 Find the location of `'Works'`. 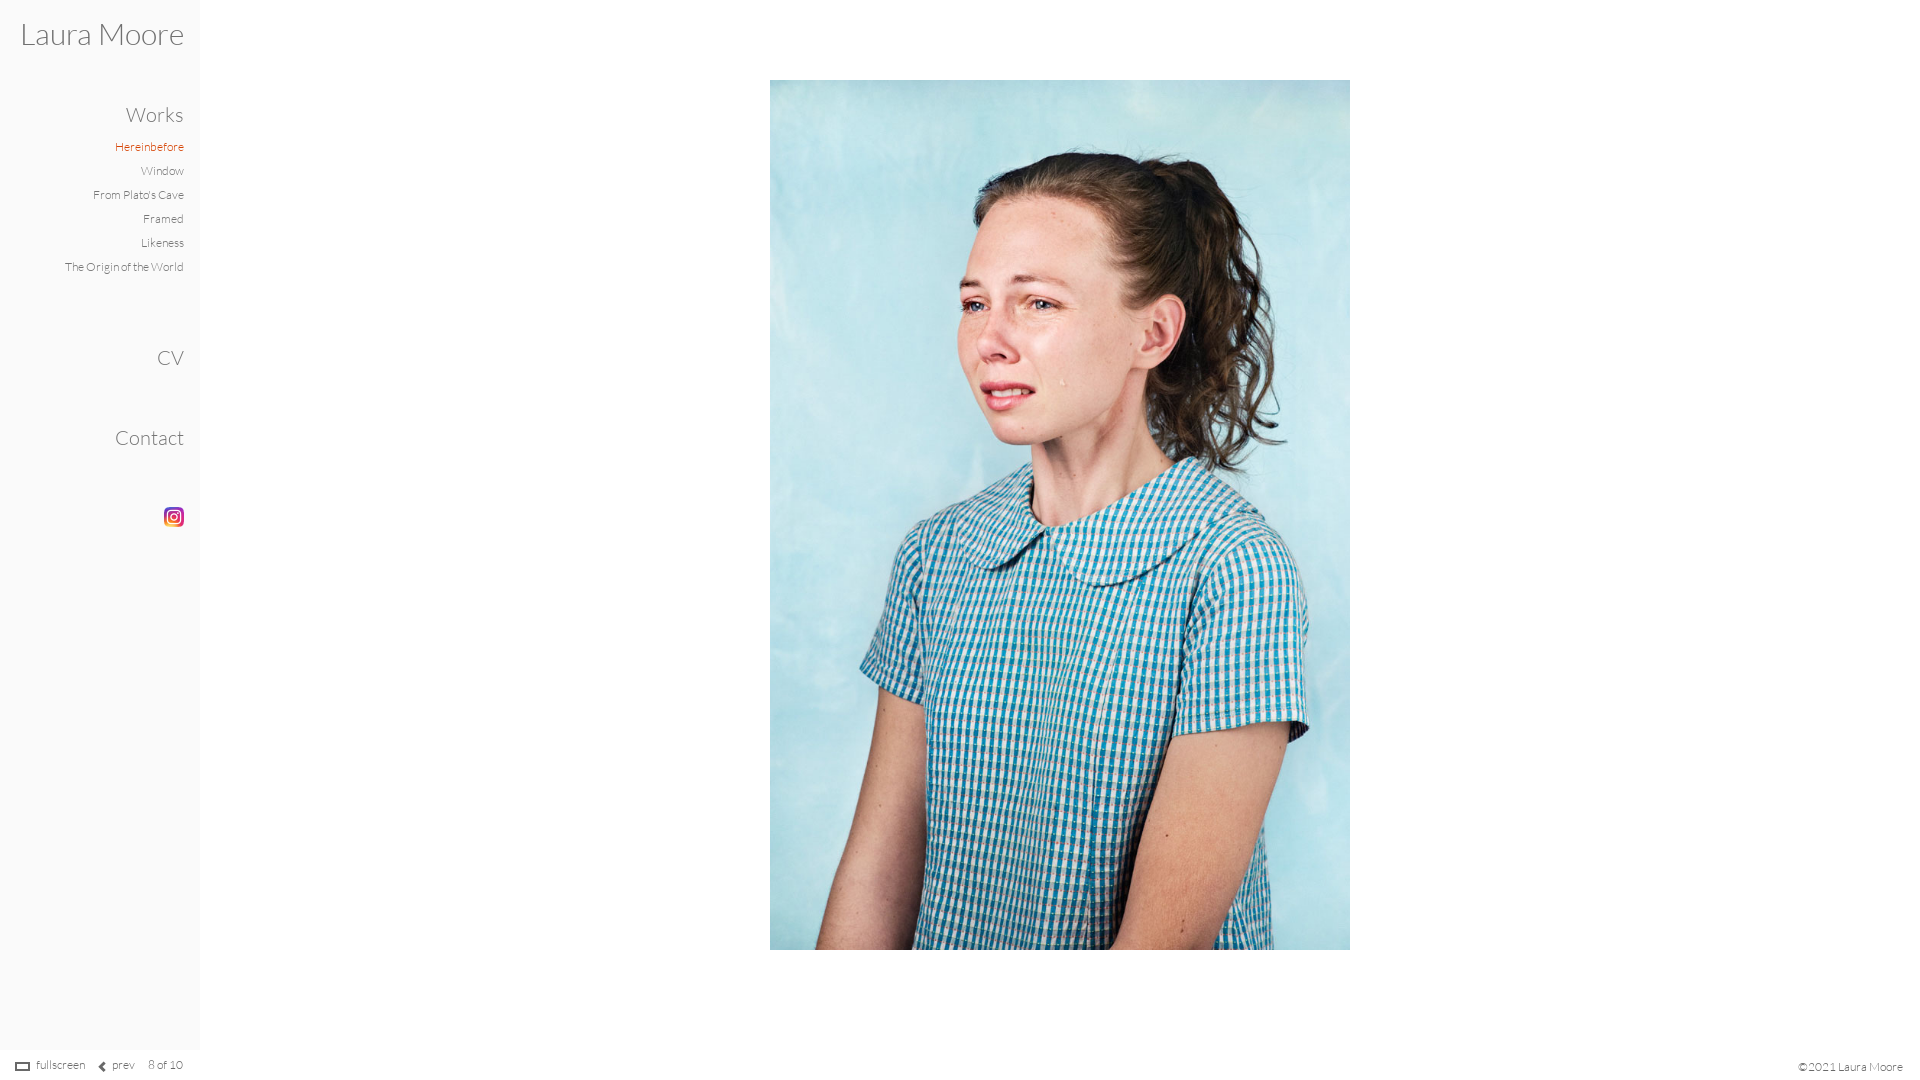

'Works' is located at coordinates (153, 114).